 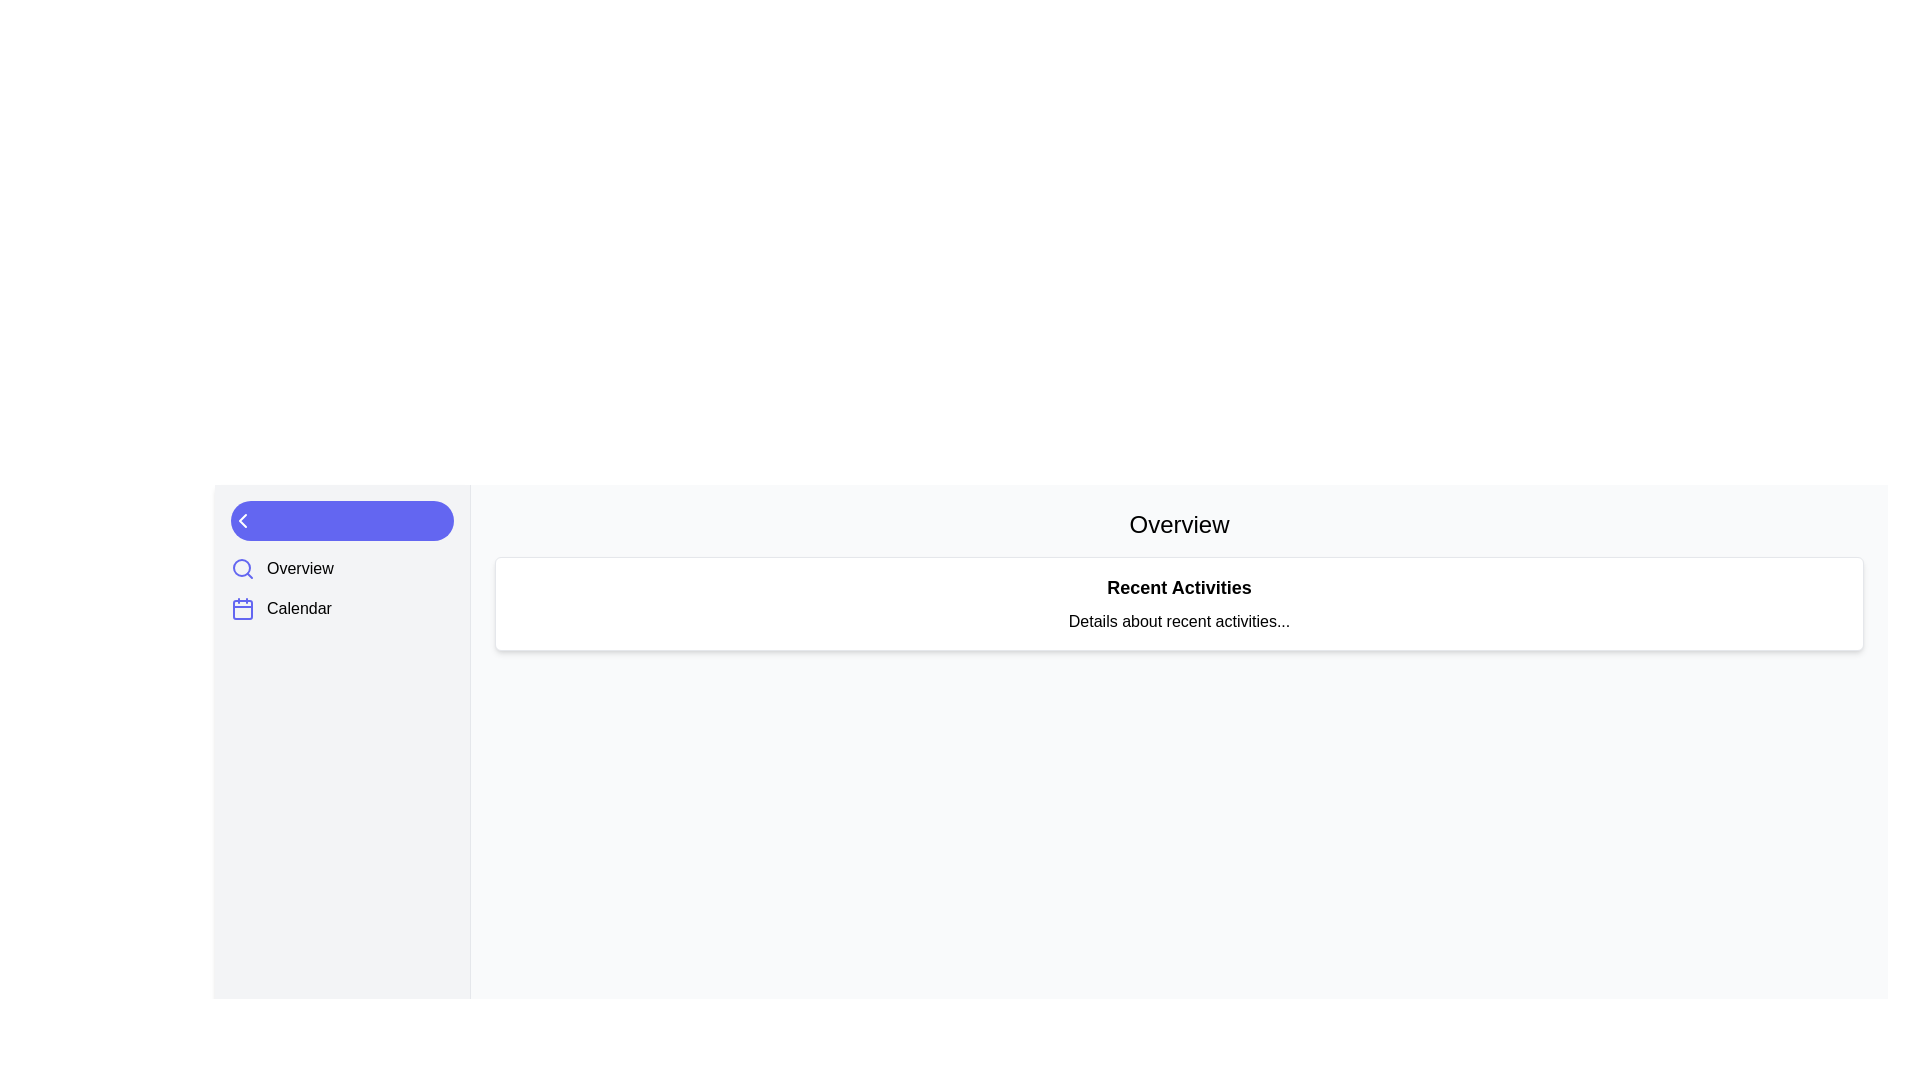 What do you see at coordinates (280, 608) in the screenshot?
I see `the 'Calendar' button in the left sidebar using keyboard navigation` at bounding box center [280, 608].